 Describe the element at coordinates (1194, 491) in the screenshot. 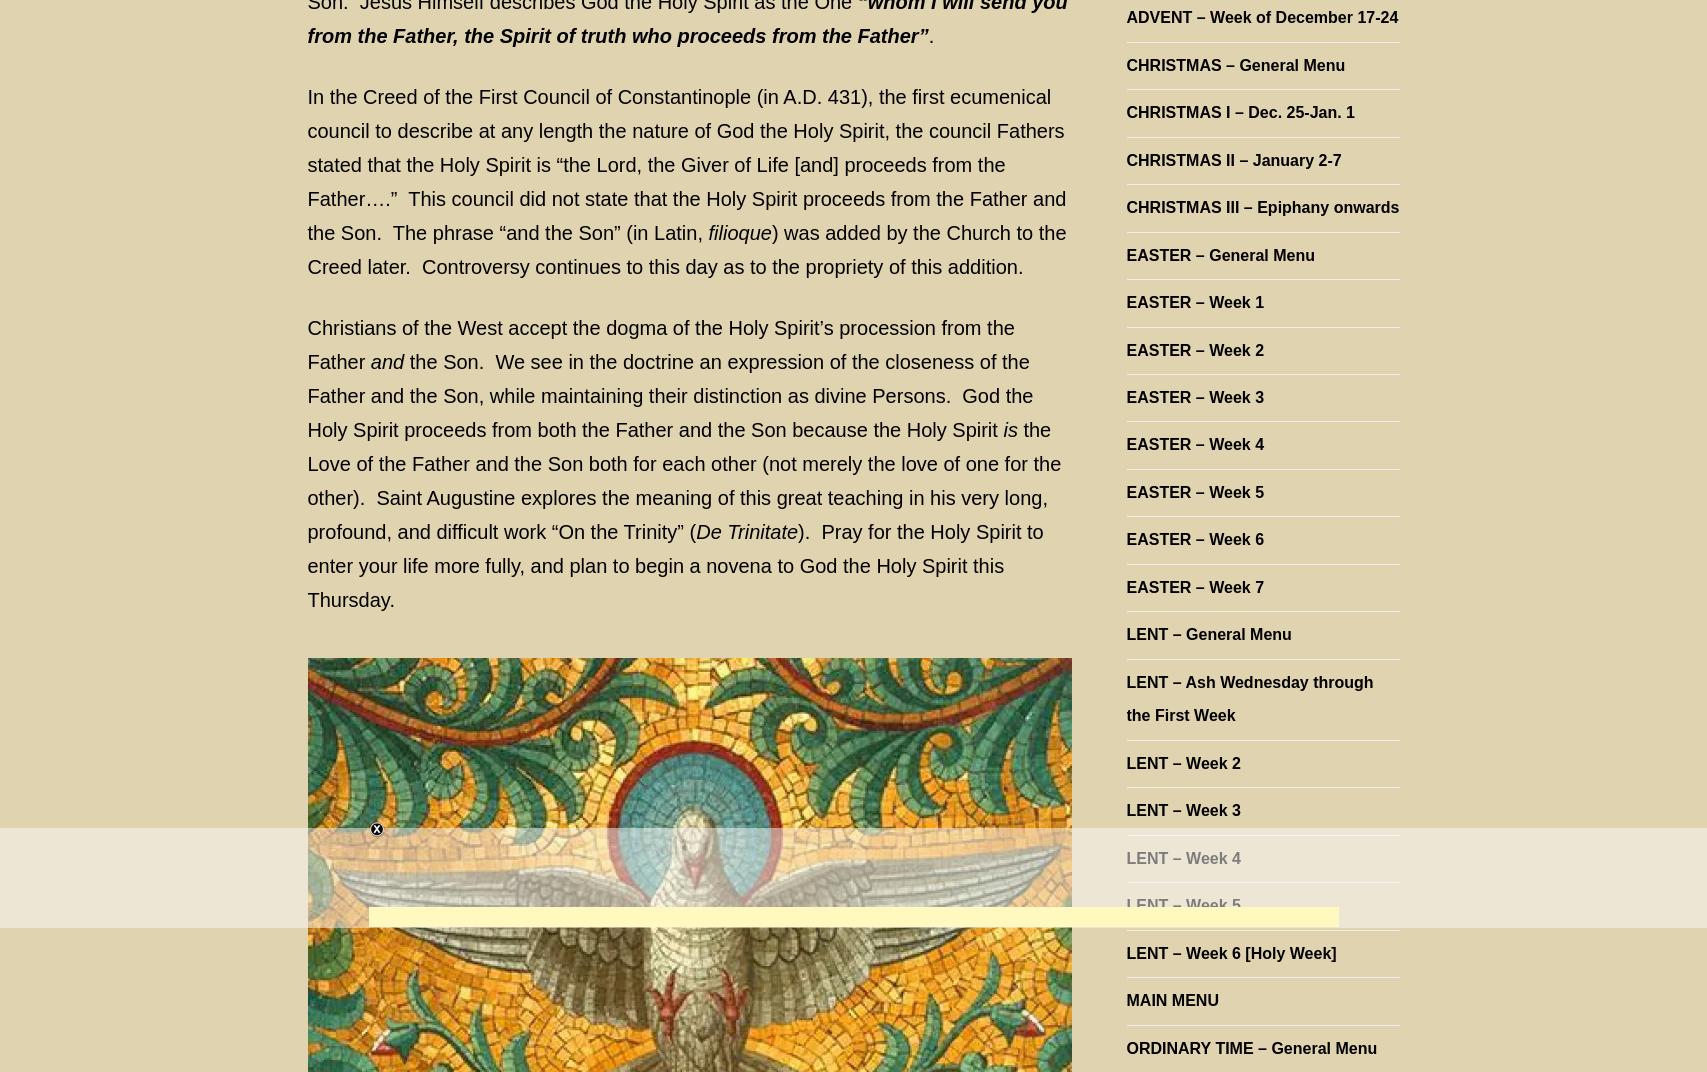

I see `'EASTER – Week 5'` at that location.